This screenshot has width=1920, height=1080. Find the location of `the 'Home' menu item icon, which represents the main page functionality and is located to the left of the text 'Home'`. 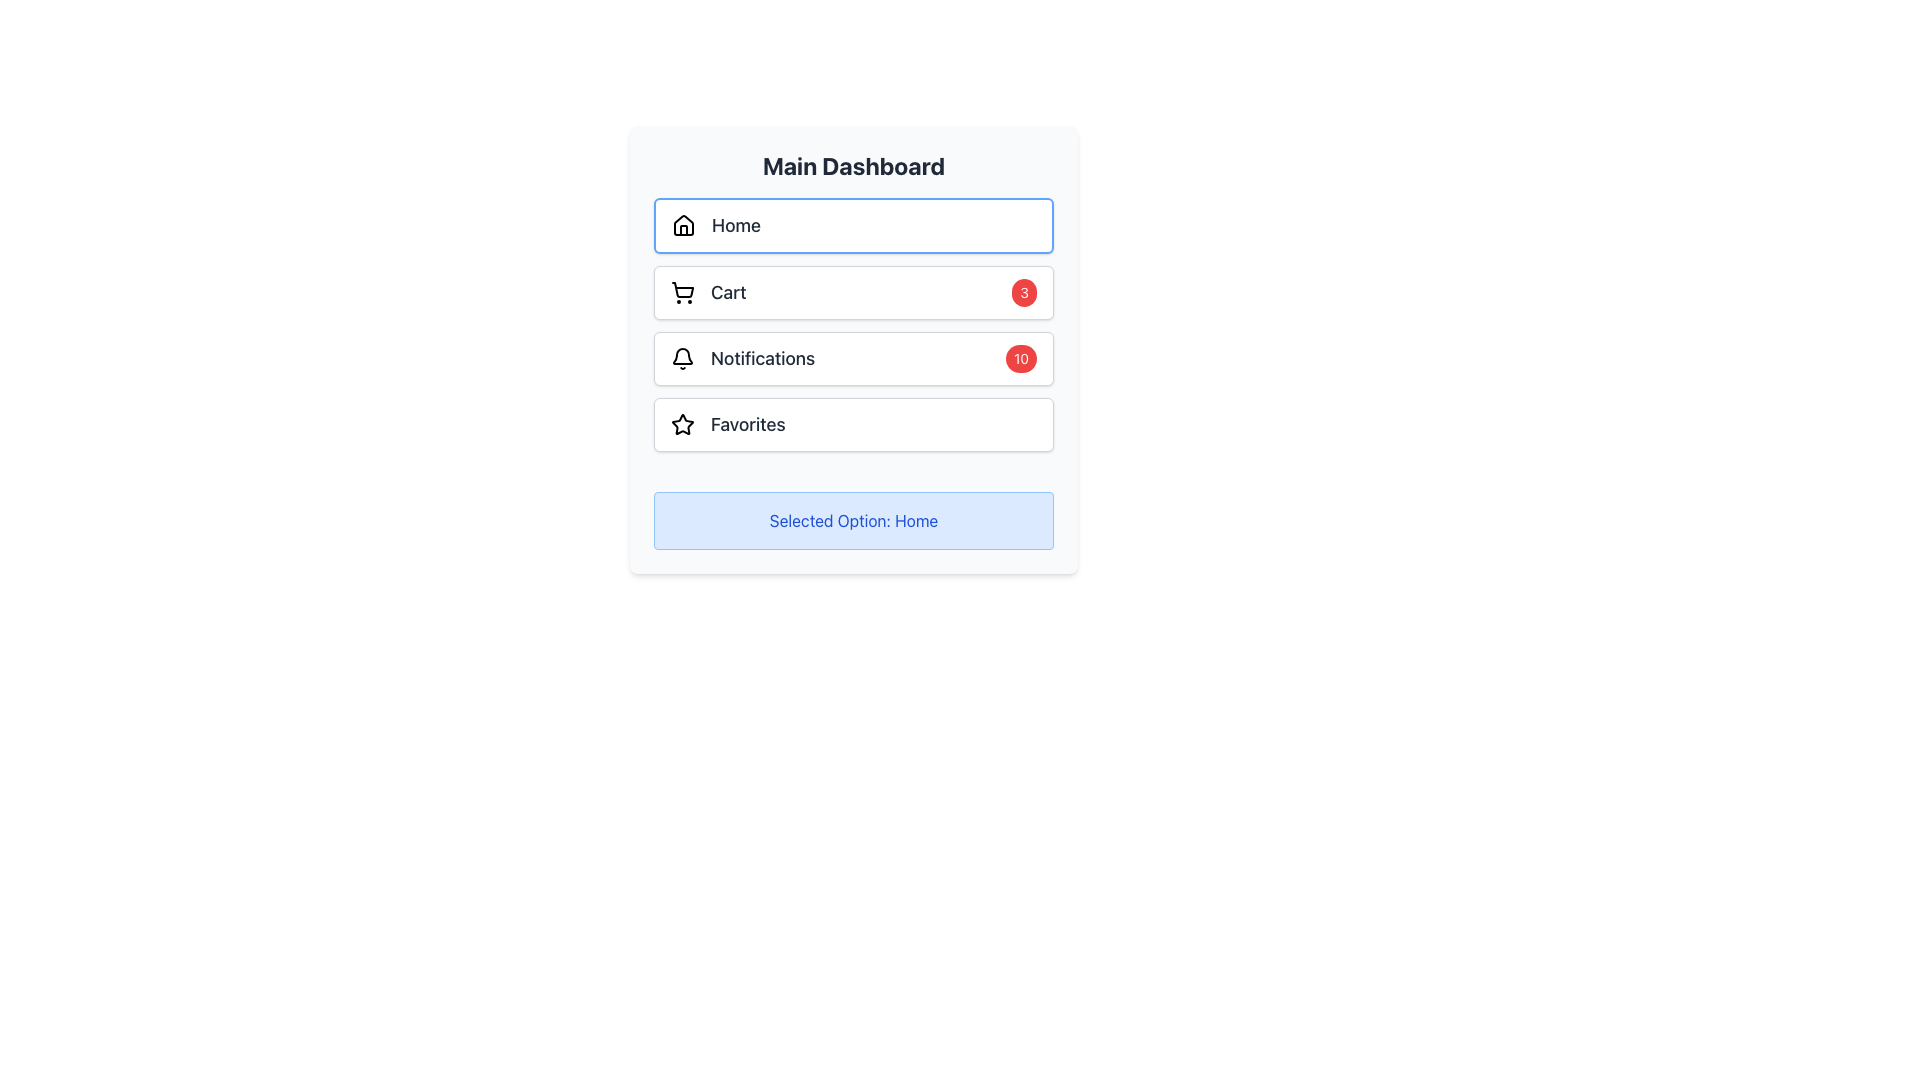

the 'Home' menu item icon, which represents the main page functionality and is located to the left of the text 'Home' is located at coordinates (684, 225).